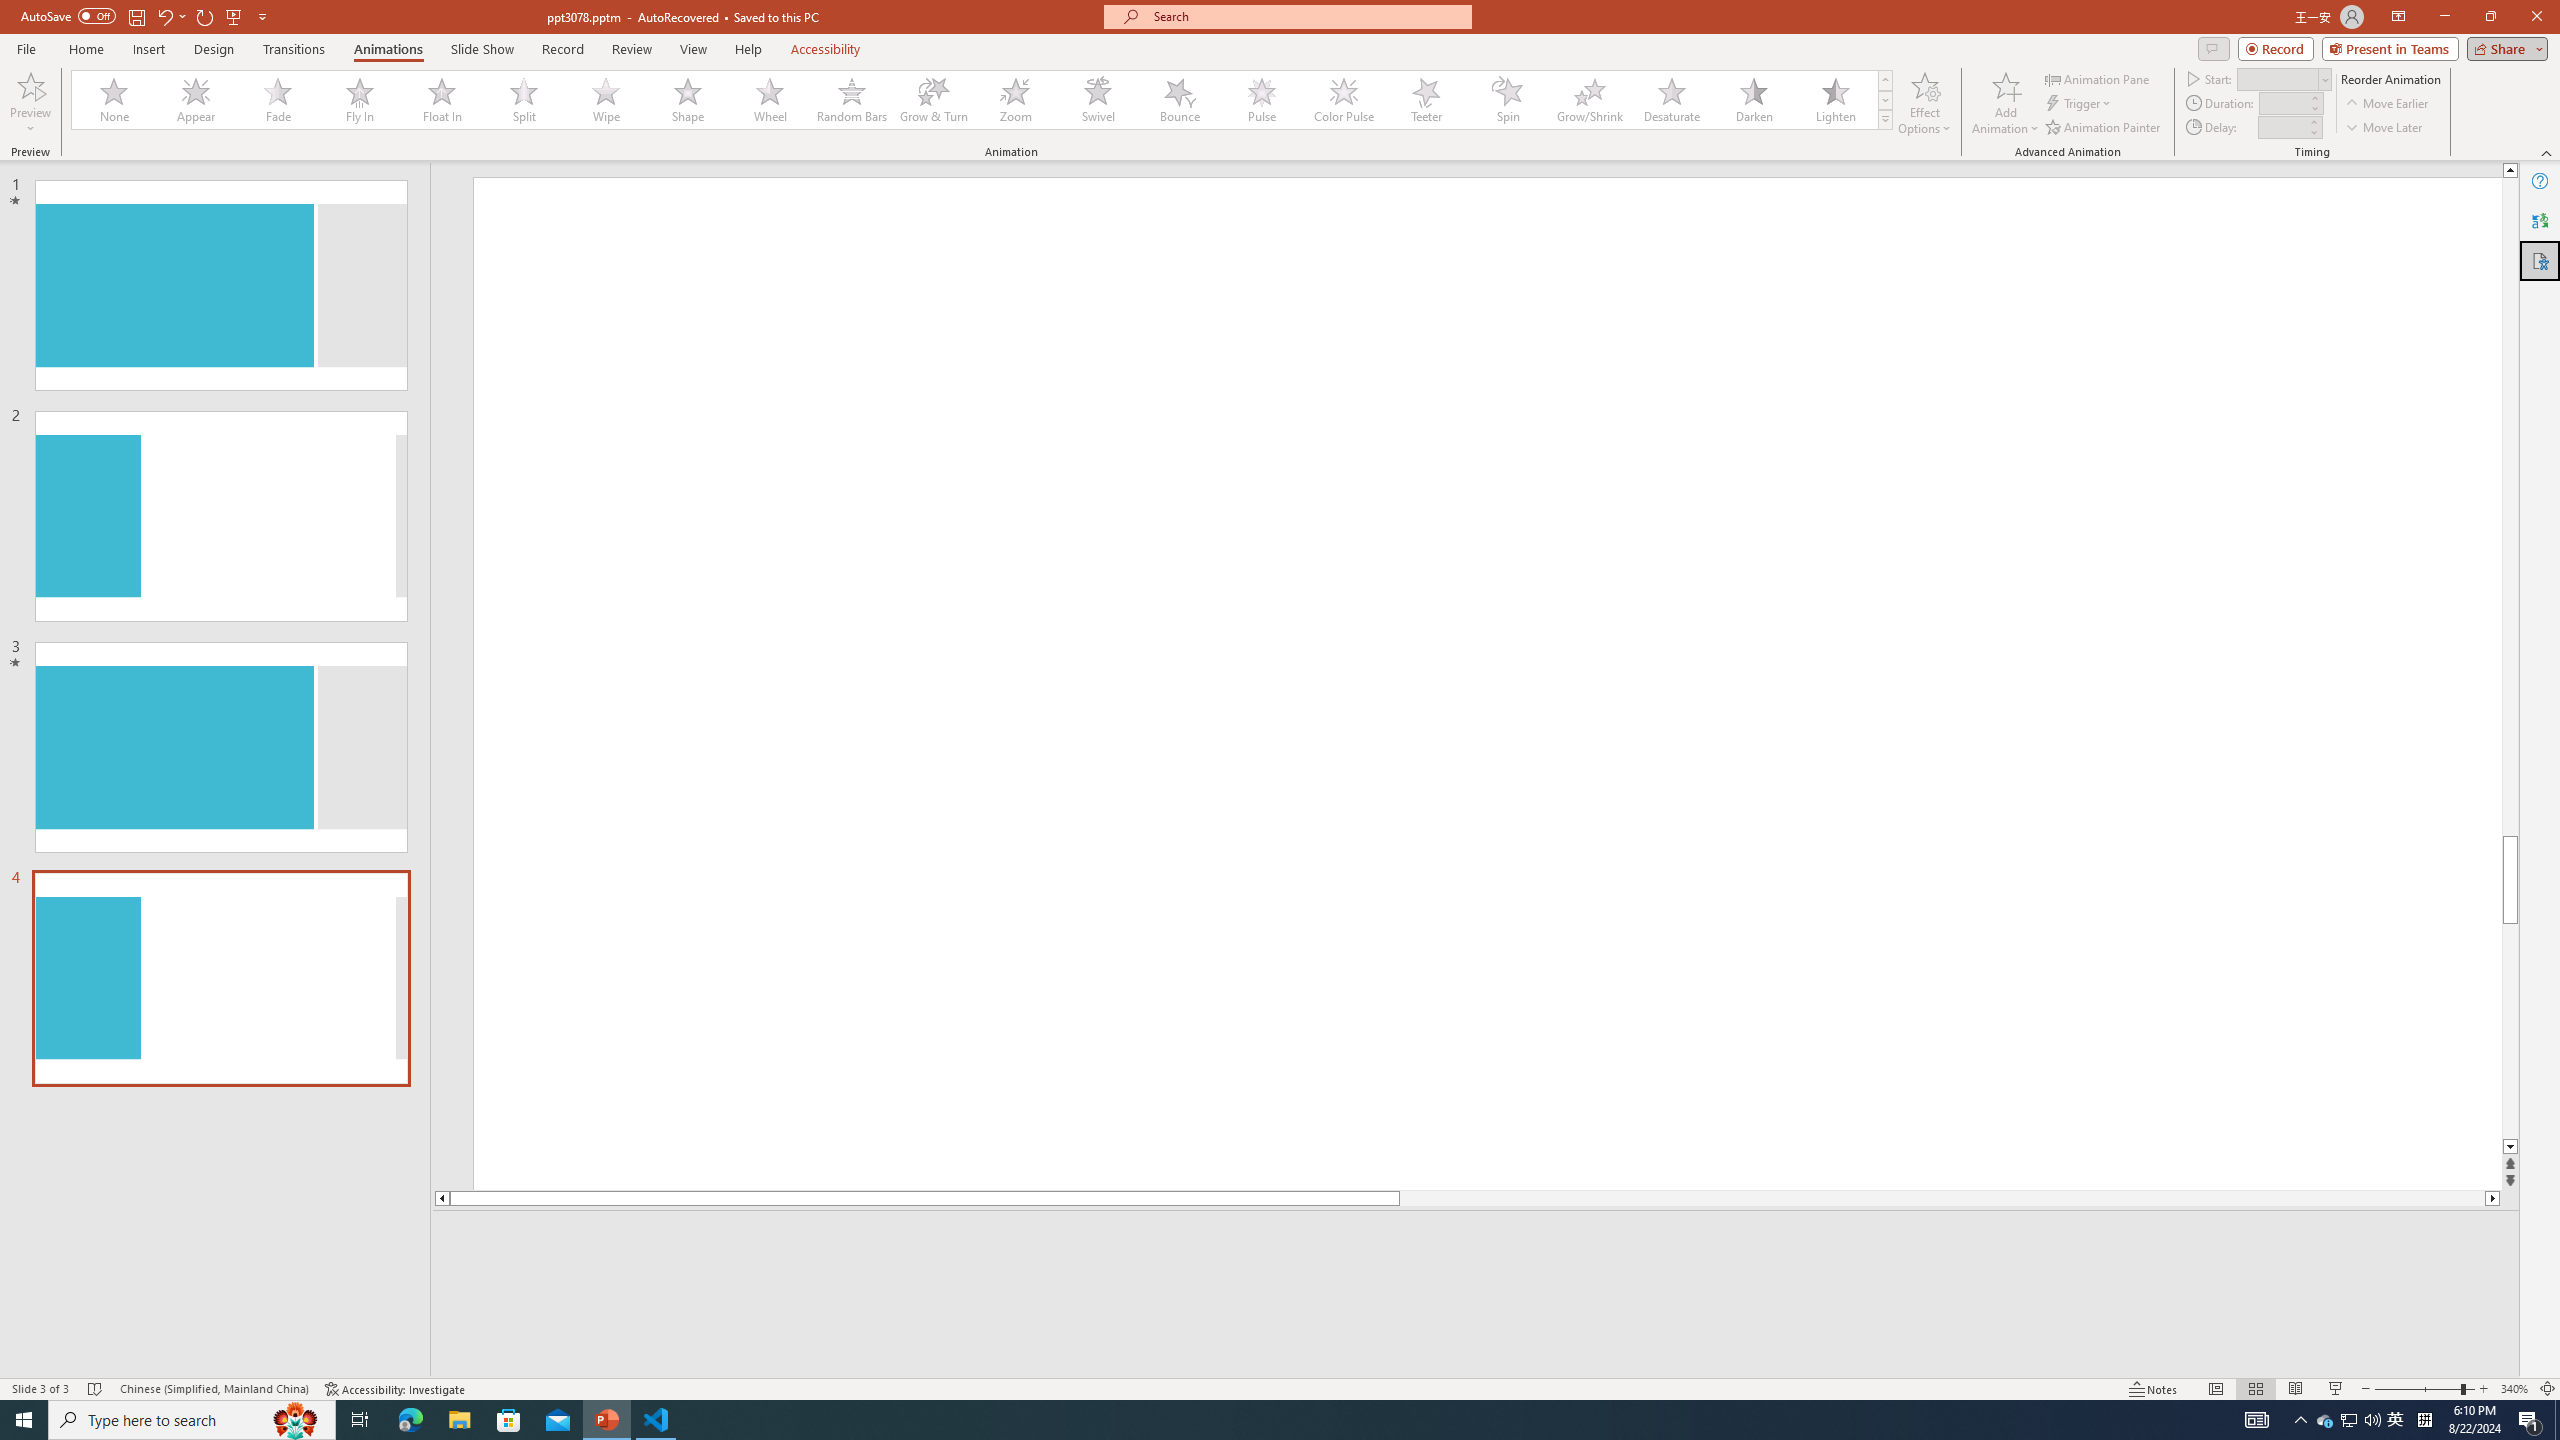 The image size is (2560, 1440). Describe the element at coordinates (1834, 99) in the screenshot. I see `'Lighten'` at that location.